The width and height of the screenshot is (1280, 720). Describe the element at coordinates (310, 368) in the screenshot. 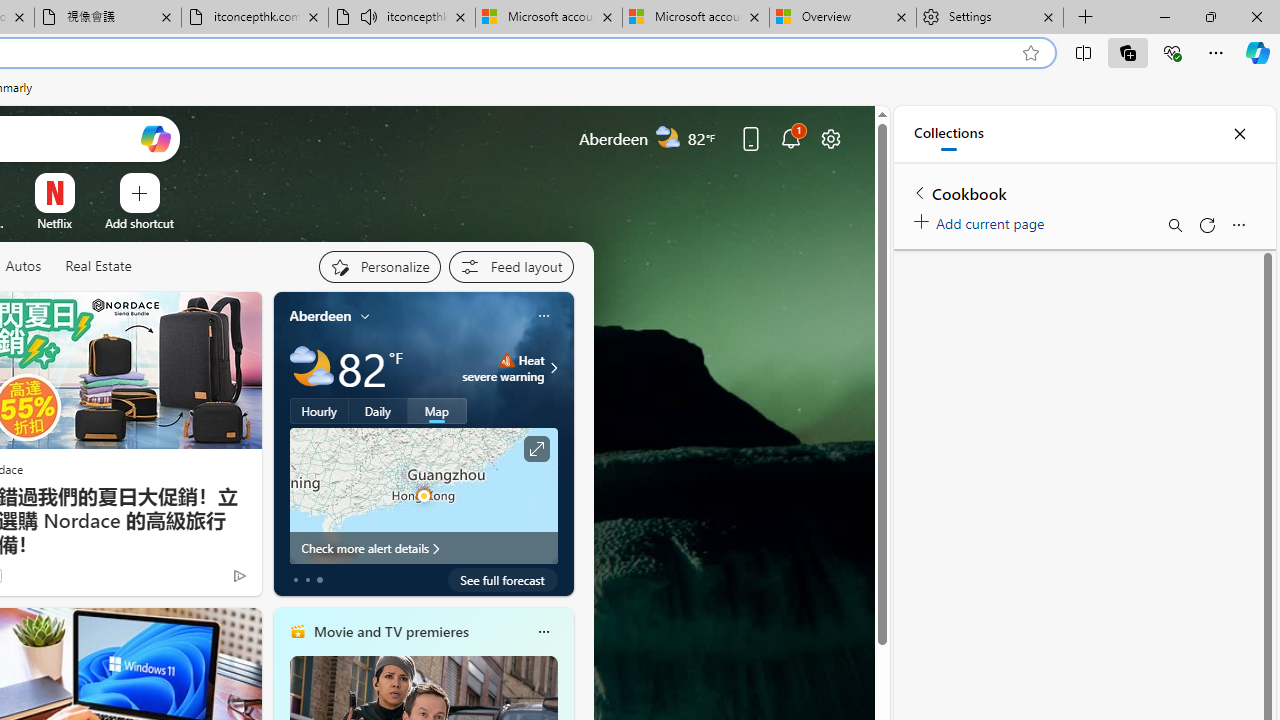

I see `'Partly cloudy'` at that location.